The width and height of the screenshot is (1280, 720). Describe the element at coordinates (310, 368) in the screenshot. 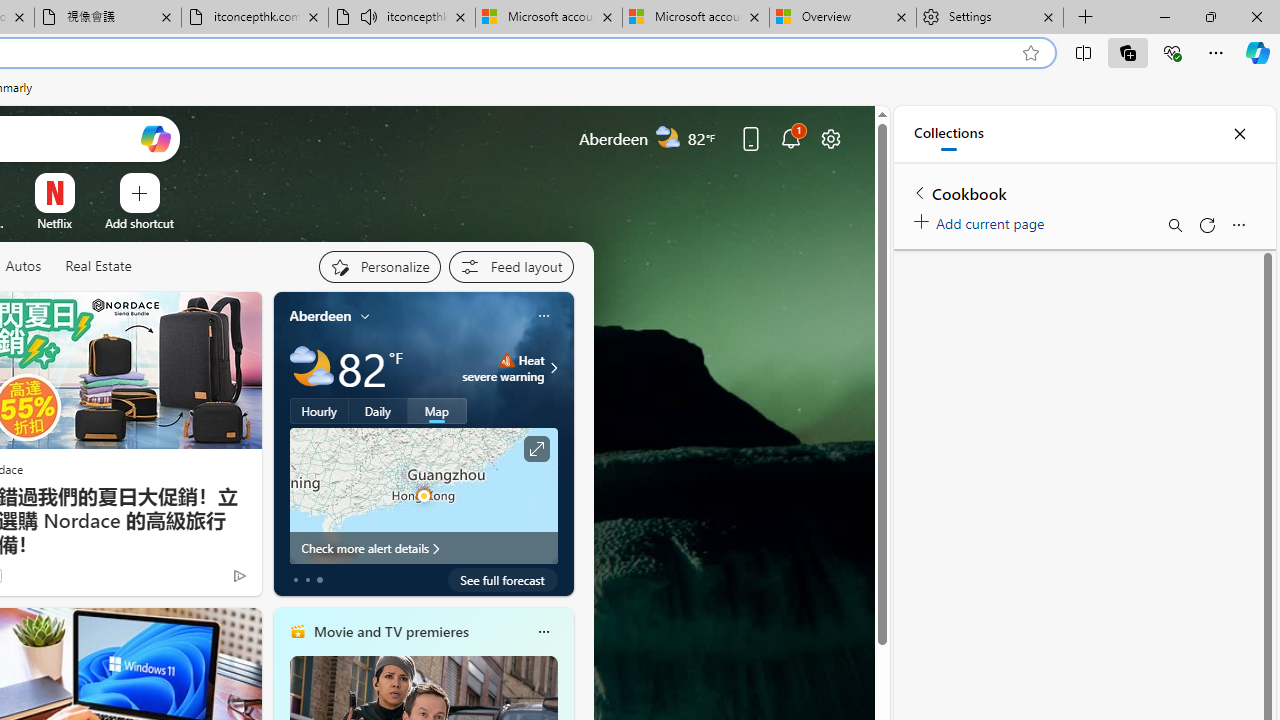

I see `'Partly cloudy'` at that location.